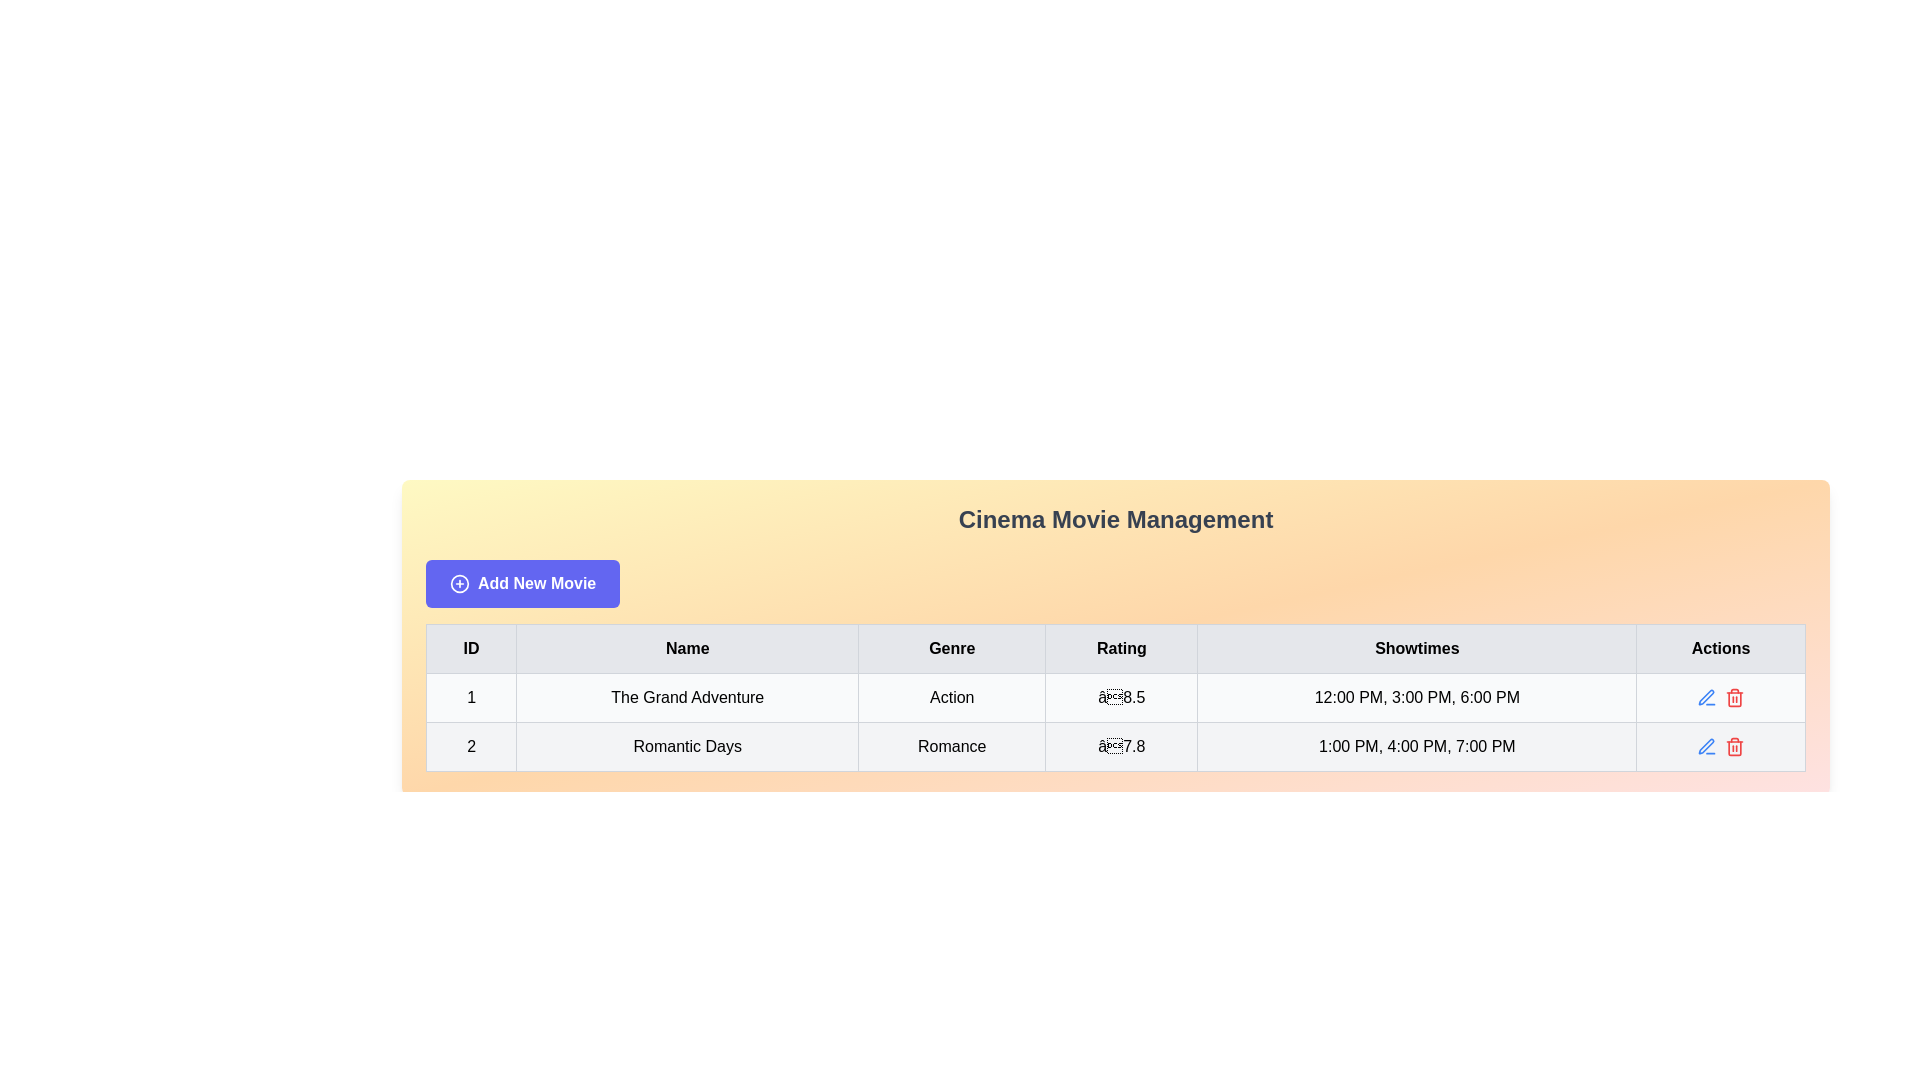 This screenshot has height=1080, width=1920. What do you see at coordinates (687, 648) in the screenshot?
I see `the Table Header Cell labeled 'Name', which is styled with a gray background and bold black font, located in the header row of the table` at bounding box center [687, 648].